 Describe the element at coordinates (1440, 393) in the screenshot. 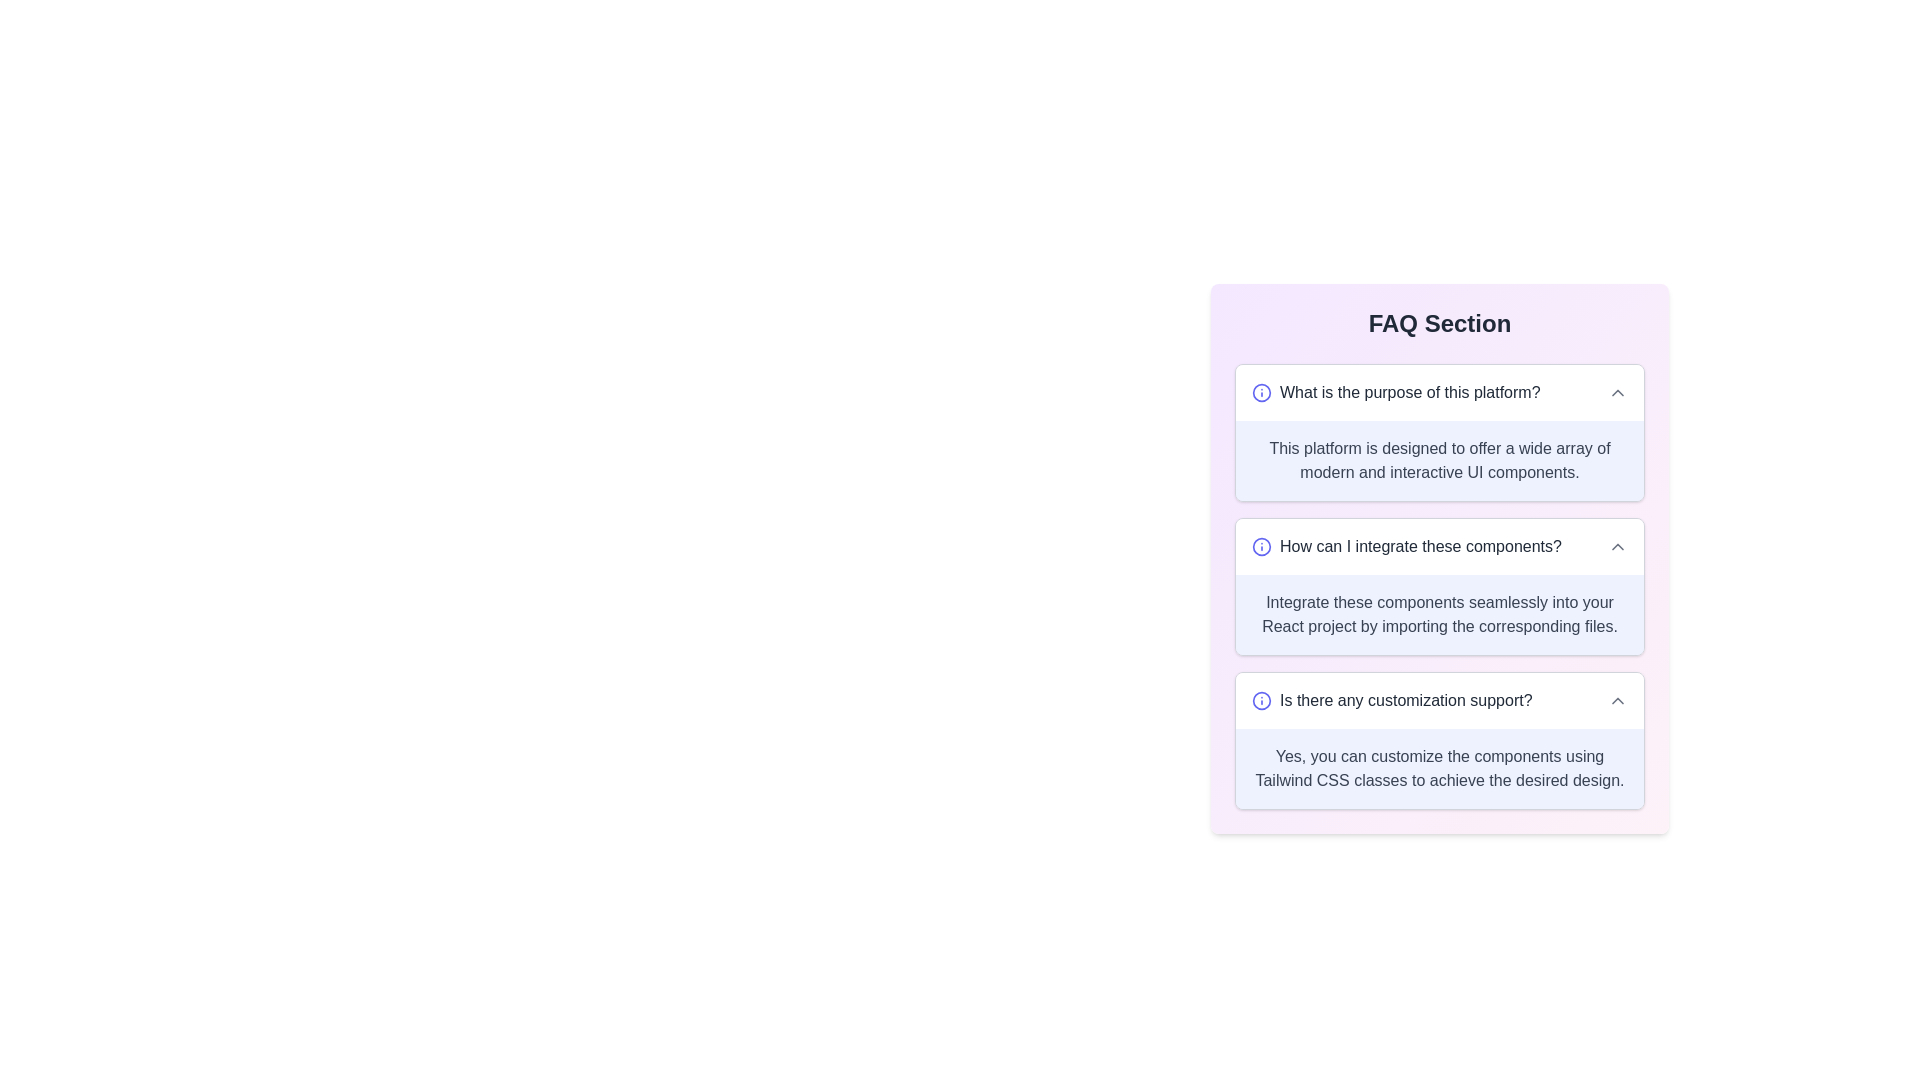

I see `the Collapsible Section Header at the top of the FAQ section` at that location.